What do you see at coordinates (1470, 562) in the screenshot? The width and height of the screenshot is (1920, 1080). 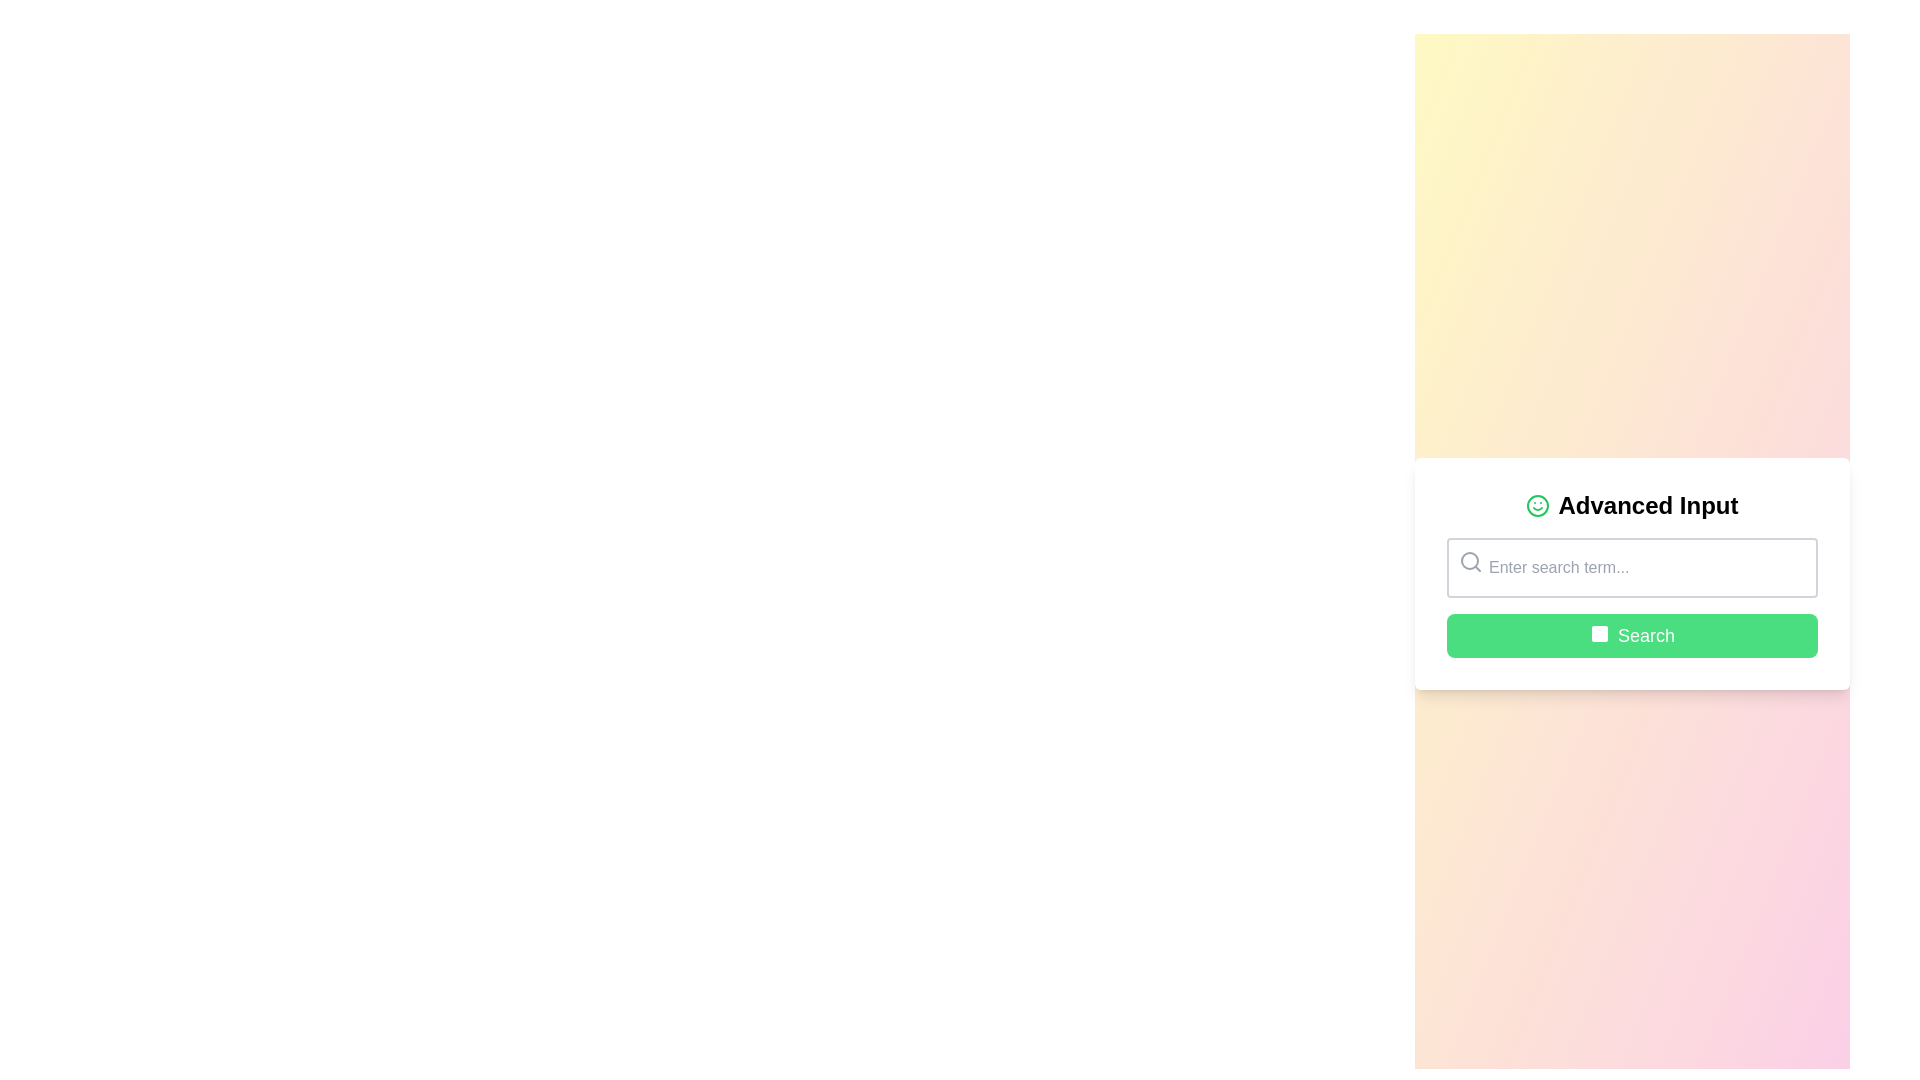 I see `the magnifying glass icon styled as a search indicator located at the top-left corner of the text input area within the rounded rectangle UI component` at bounding box center [1470, 562].